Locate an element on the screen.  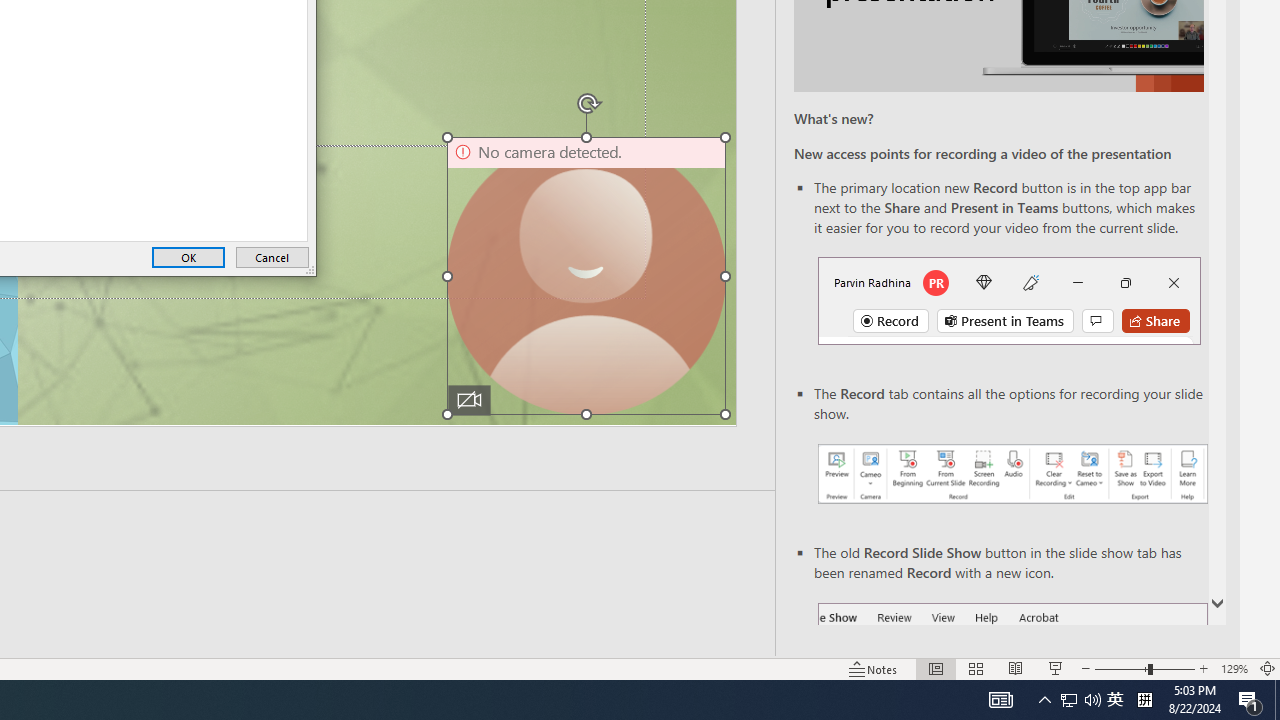
'Camera 9, No camera detected.' is located at coordinates (585, 276).